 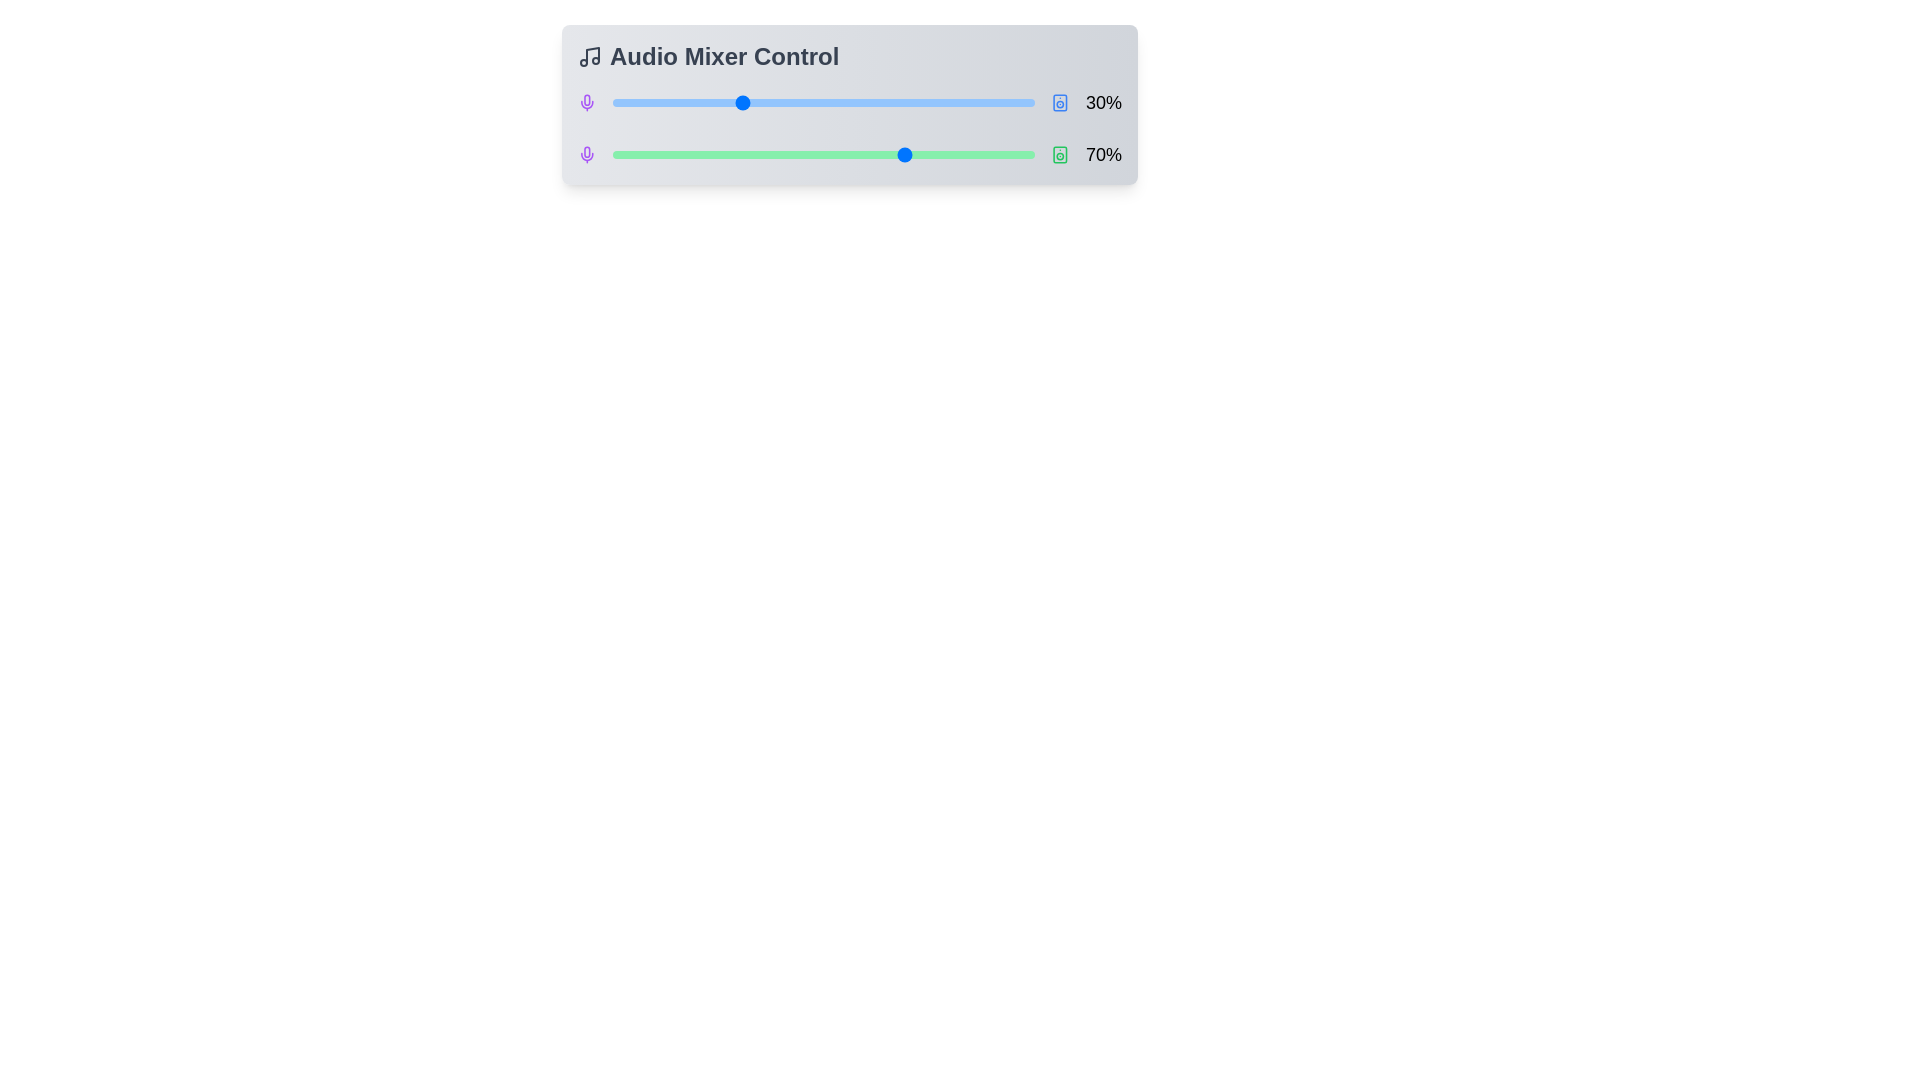 What do you see at coordinates (1103, 103) in the screenshot?
I see `the static text label displaying '30%' located at the far-right end of the upper slider bar, near the speaker icon` at bounding box center [1103, 103].